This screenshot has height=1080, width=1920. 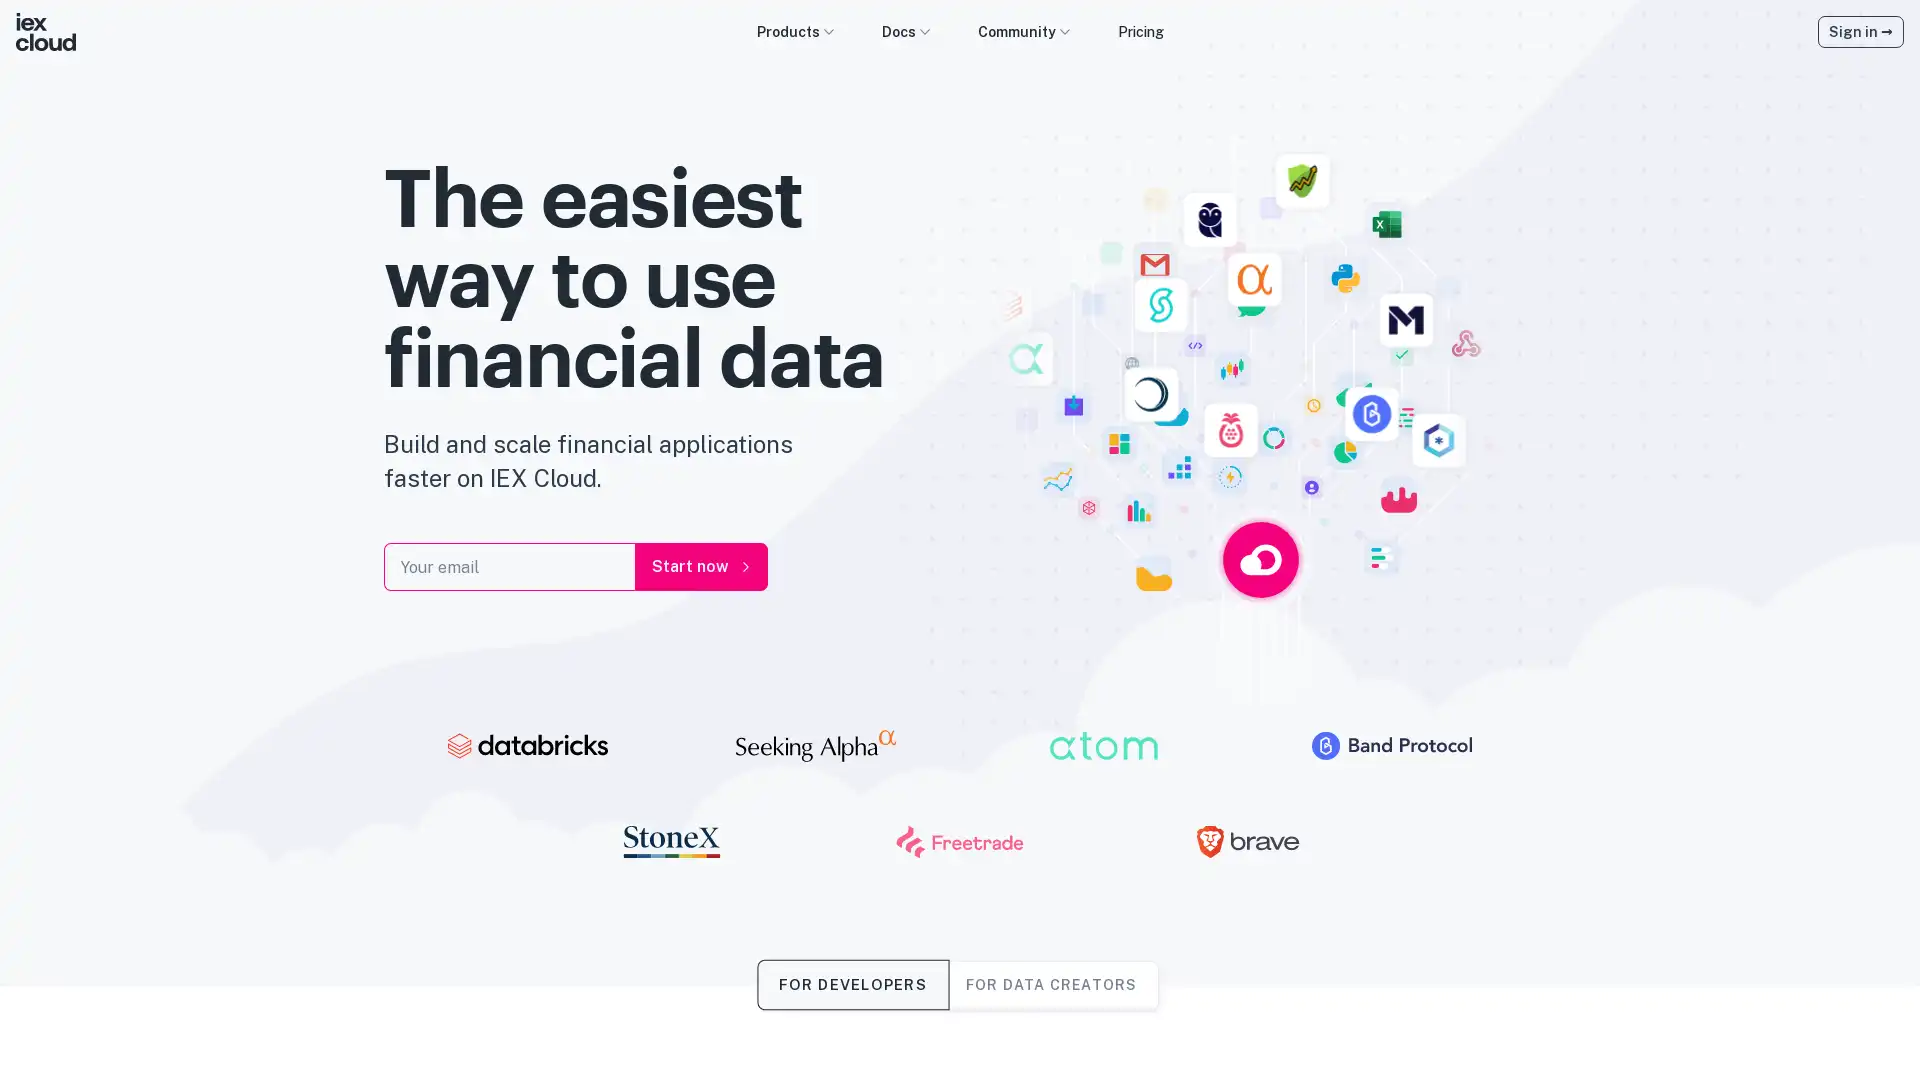 What do you see at coordinates (1050, 983) in the screenshot?
I see `FOR DATA CREATORS` at bounding box center [1050, 983].